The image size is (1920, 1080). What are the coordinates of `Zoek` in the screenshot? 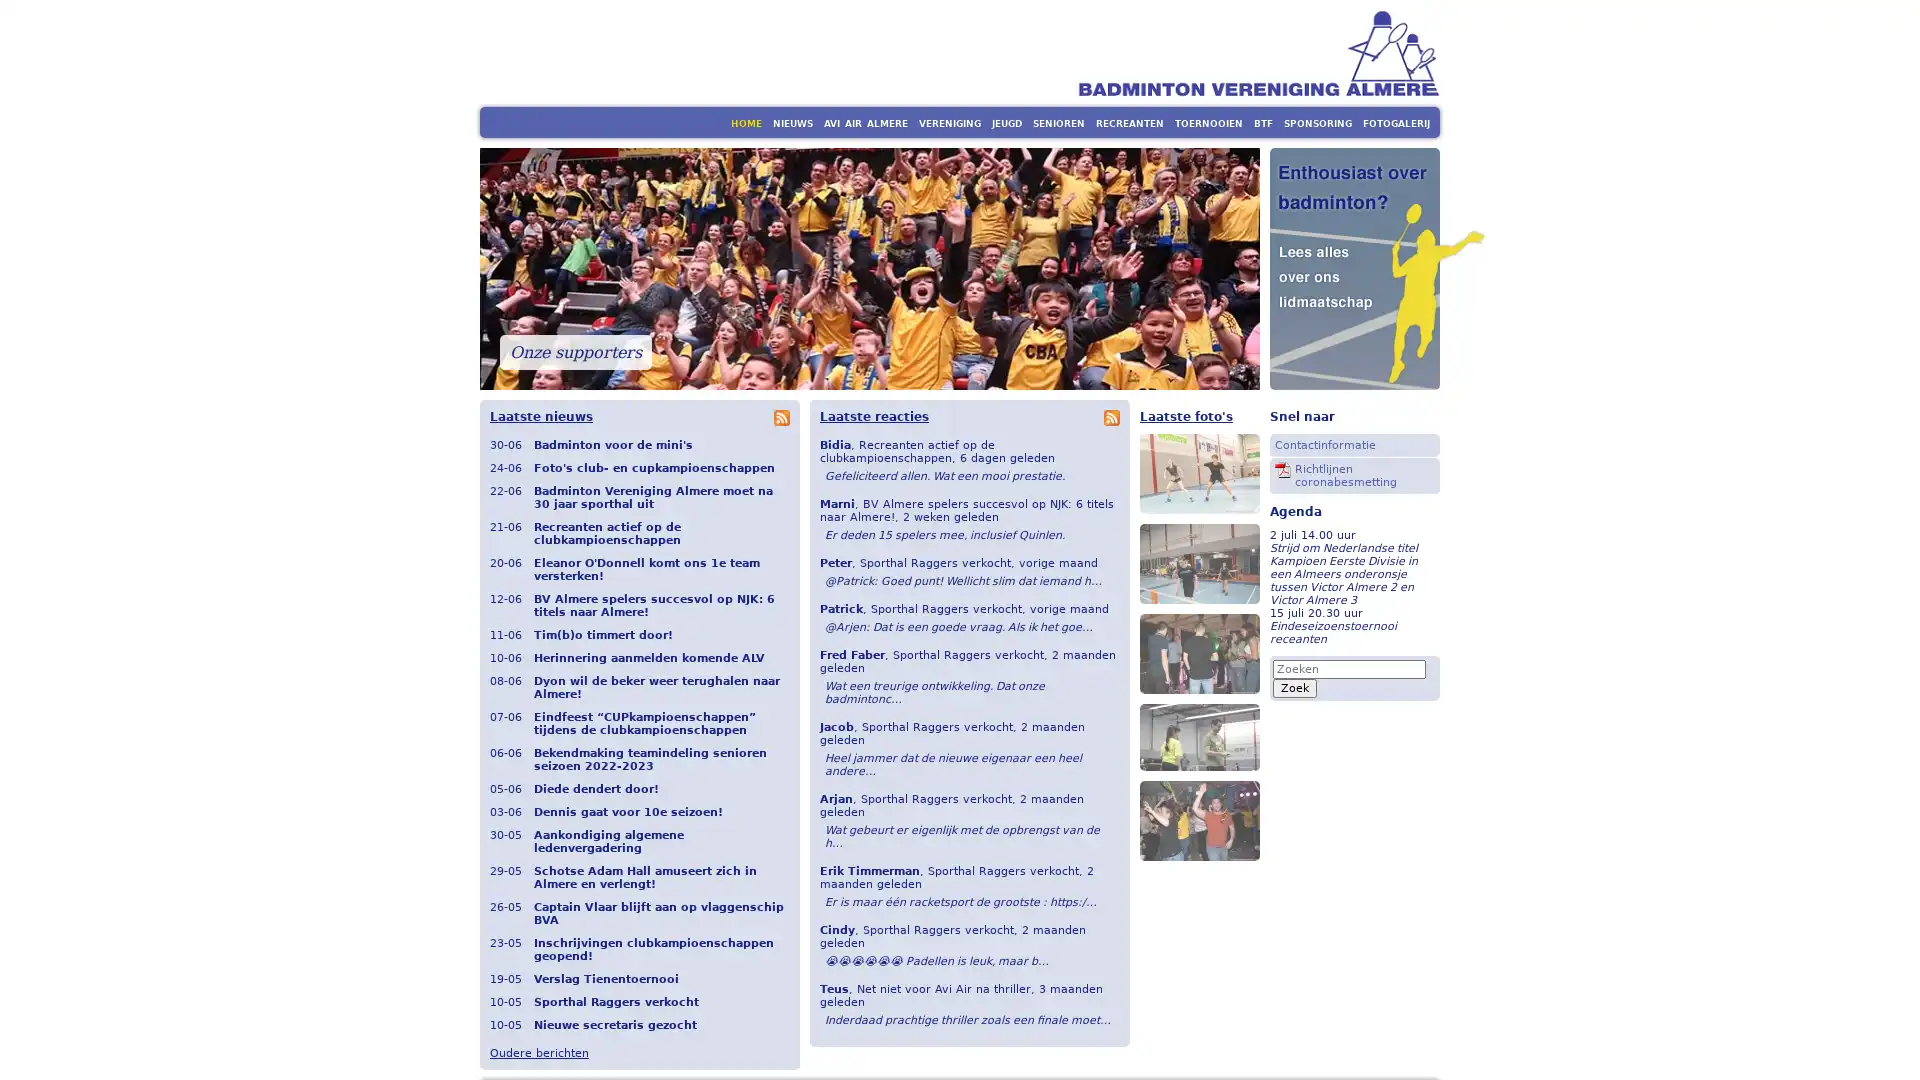 It's located at (1295, 686).